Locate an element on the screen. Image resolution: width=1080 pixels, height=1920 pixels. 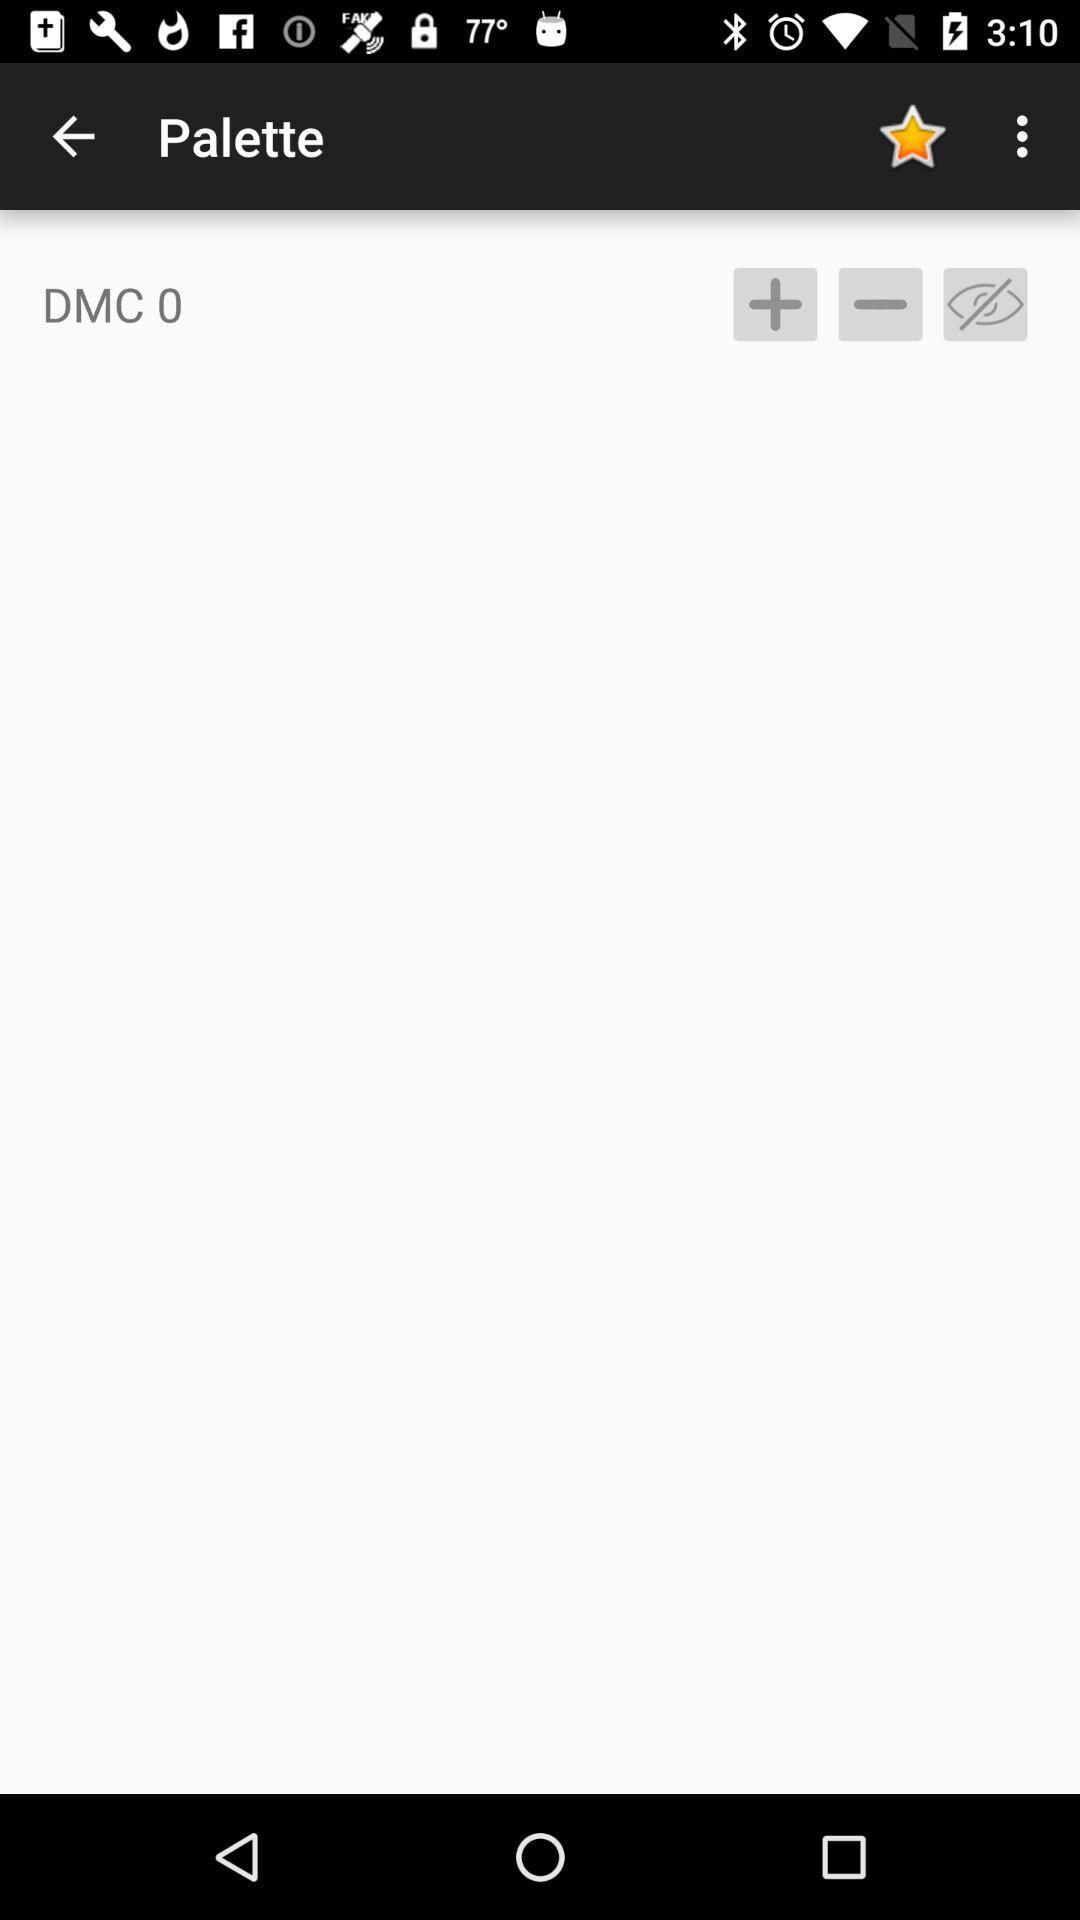
icon to the left of the palette is located at coordinates (72, 135).